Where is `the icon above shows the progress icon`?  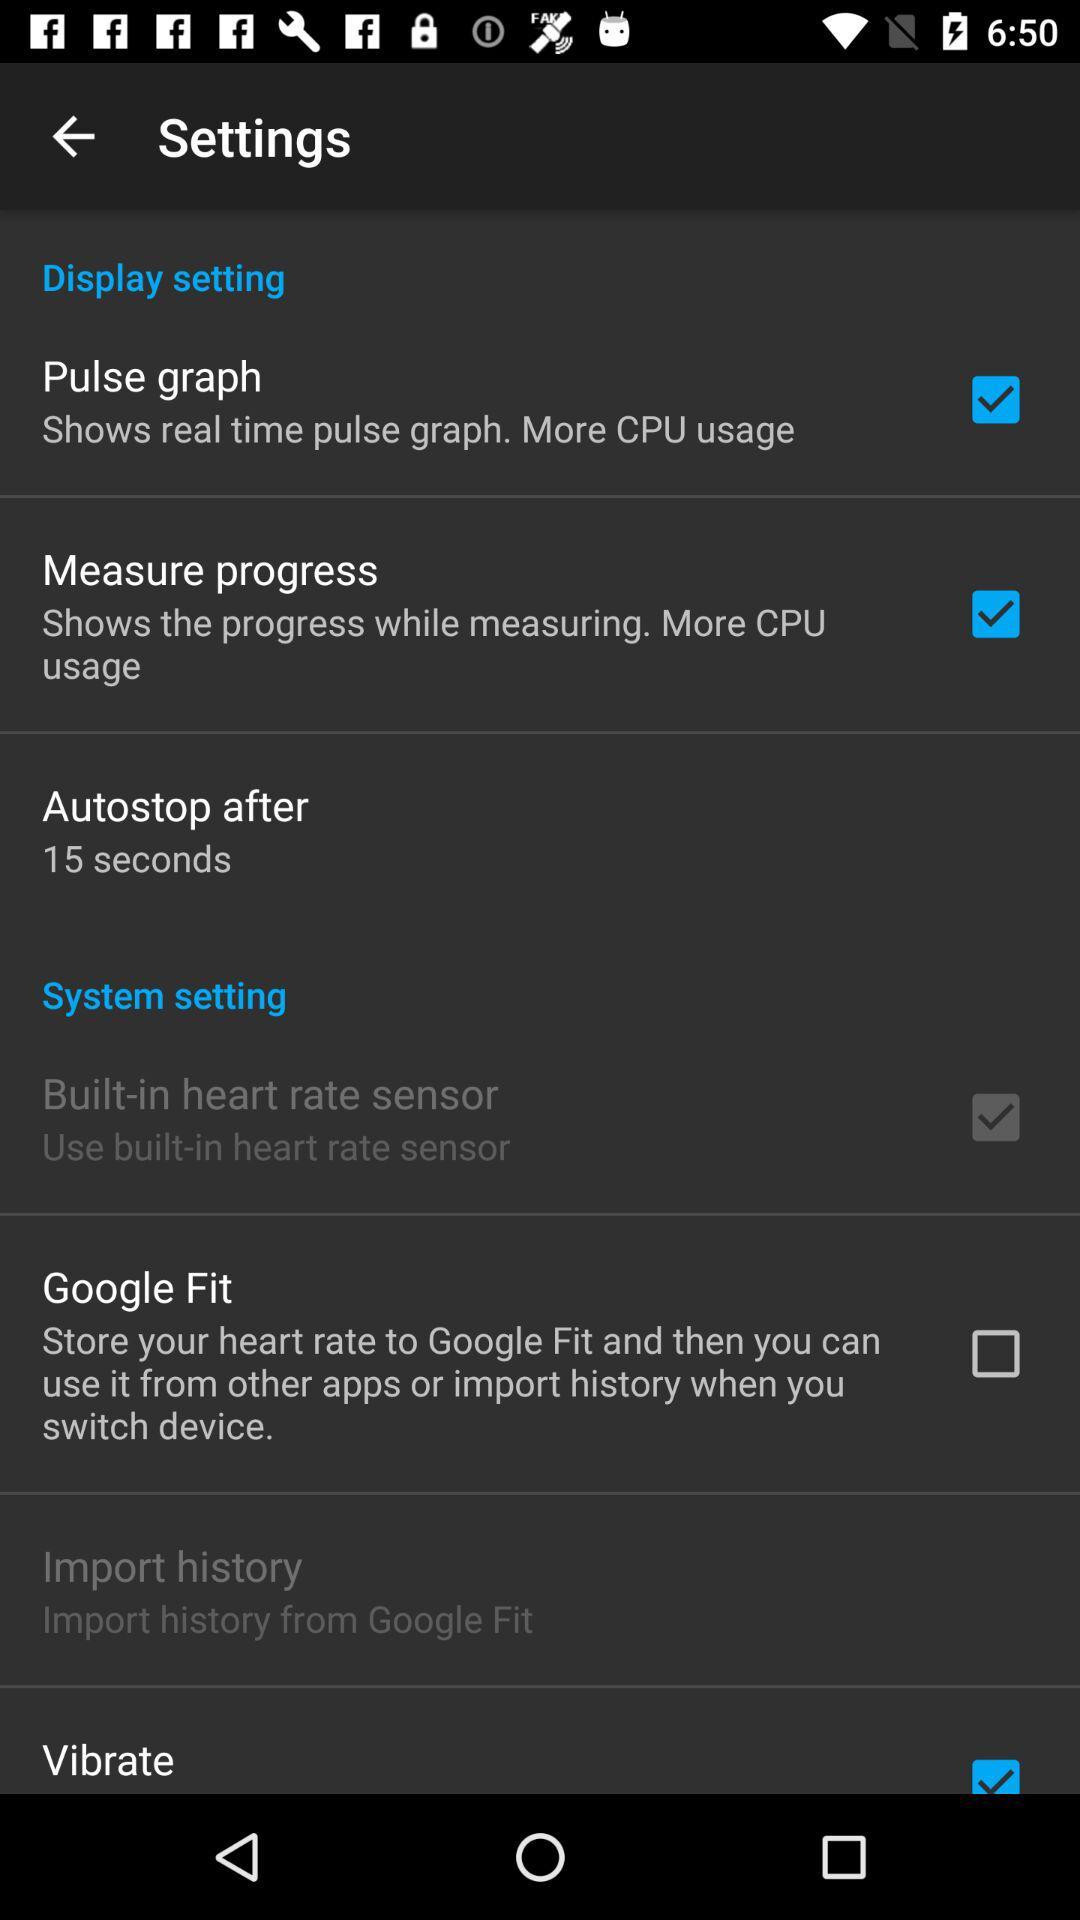
the icon above shows the progress icon is located at coordinates (210, 567).